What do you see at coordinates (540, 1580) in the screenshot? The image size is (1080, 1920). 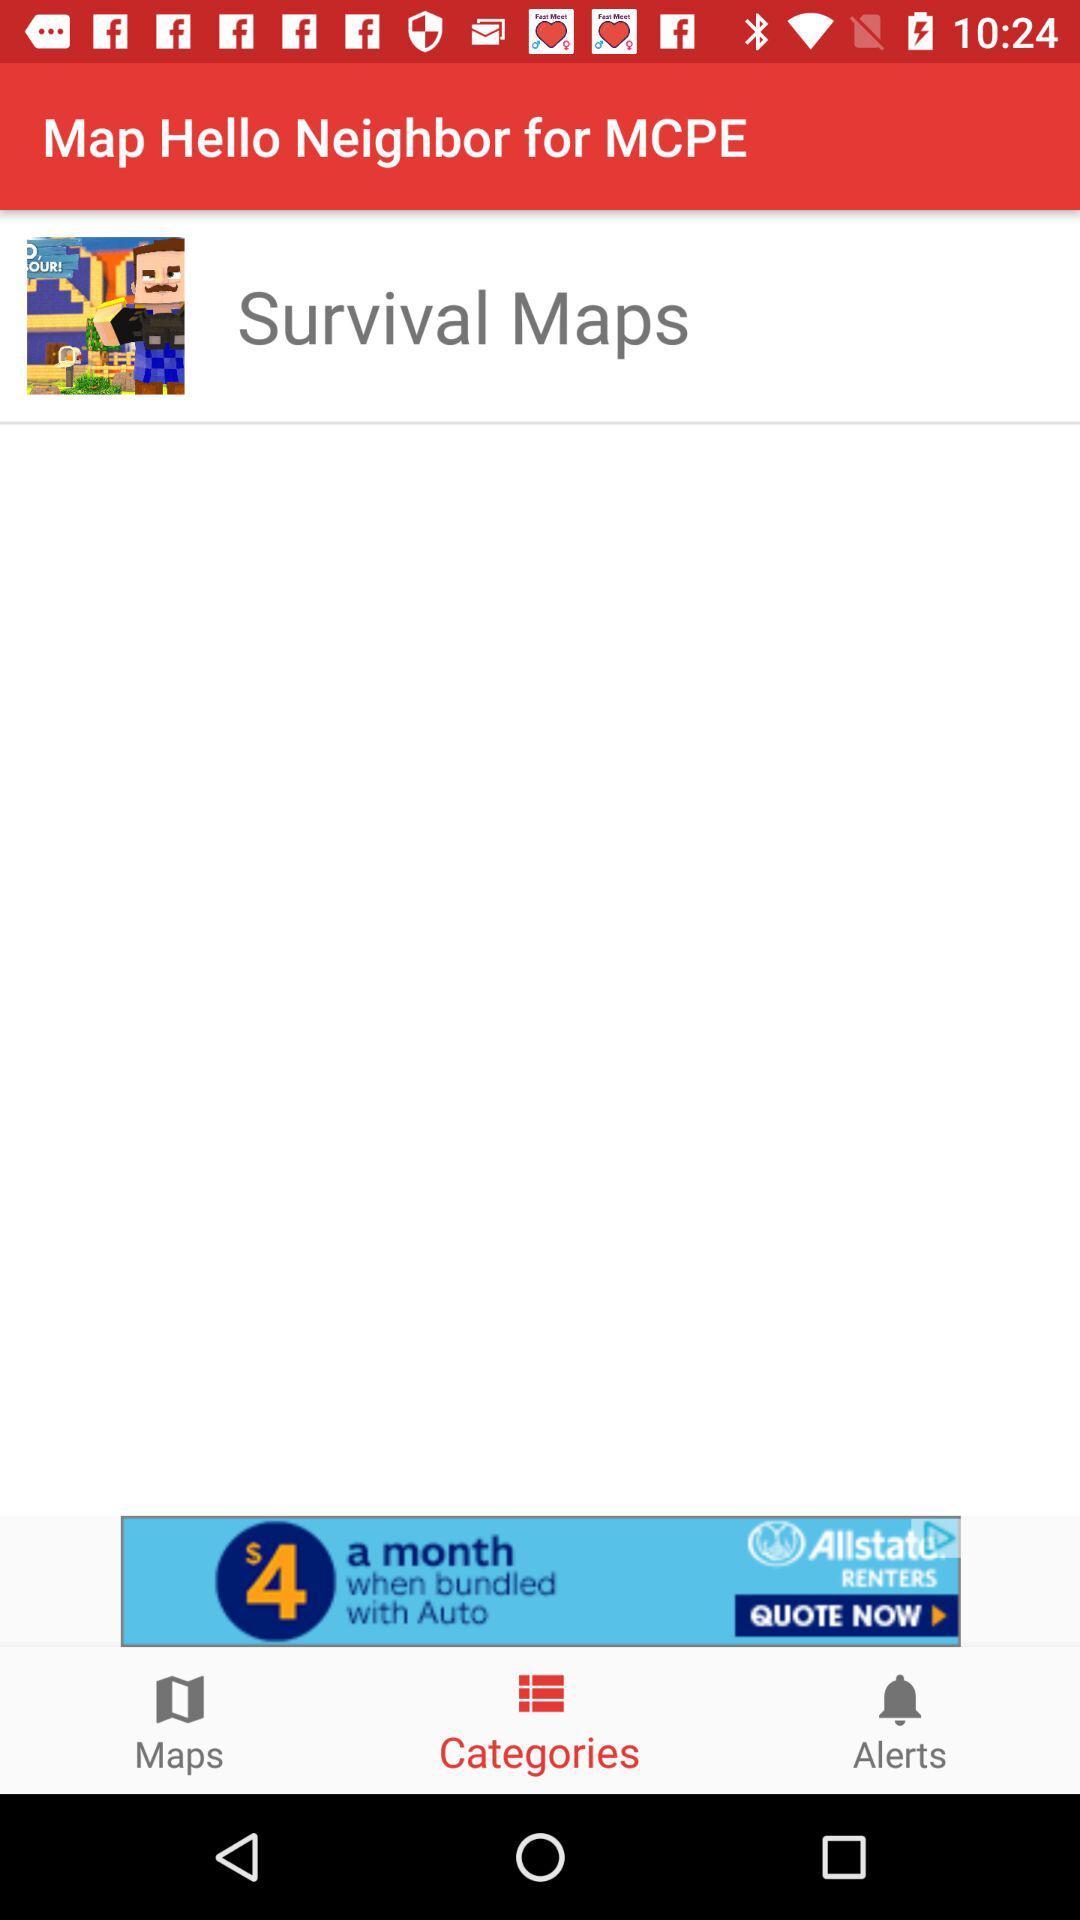 I see `click for advertisement information` at bounding box center [540, 1580].